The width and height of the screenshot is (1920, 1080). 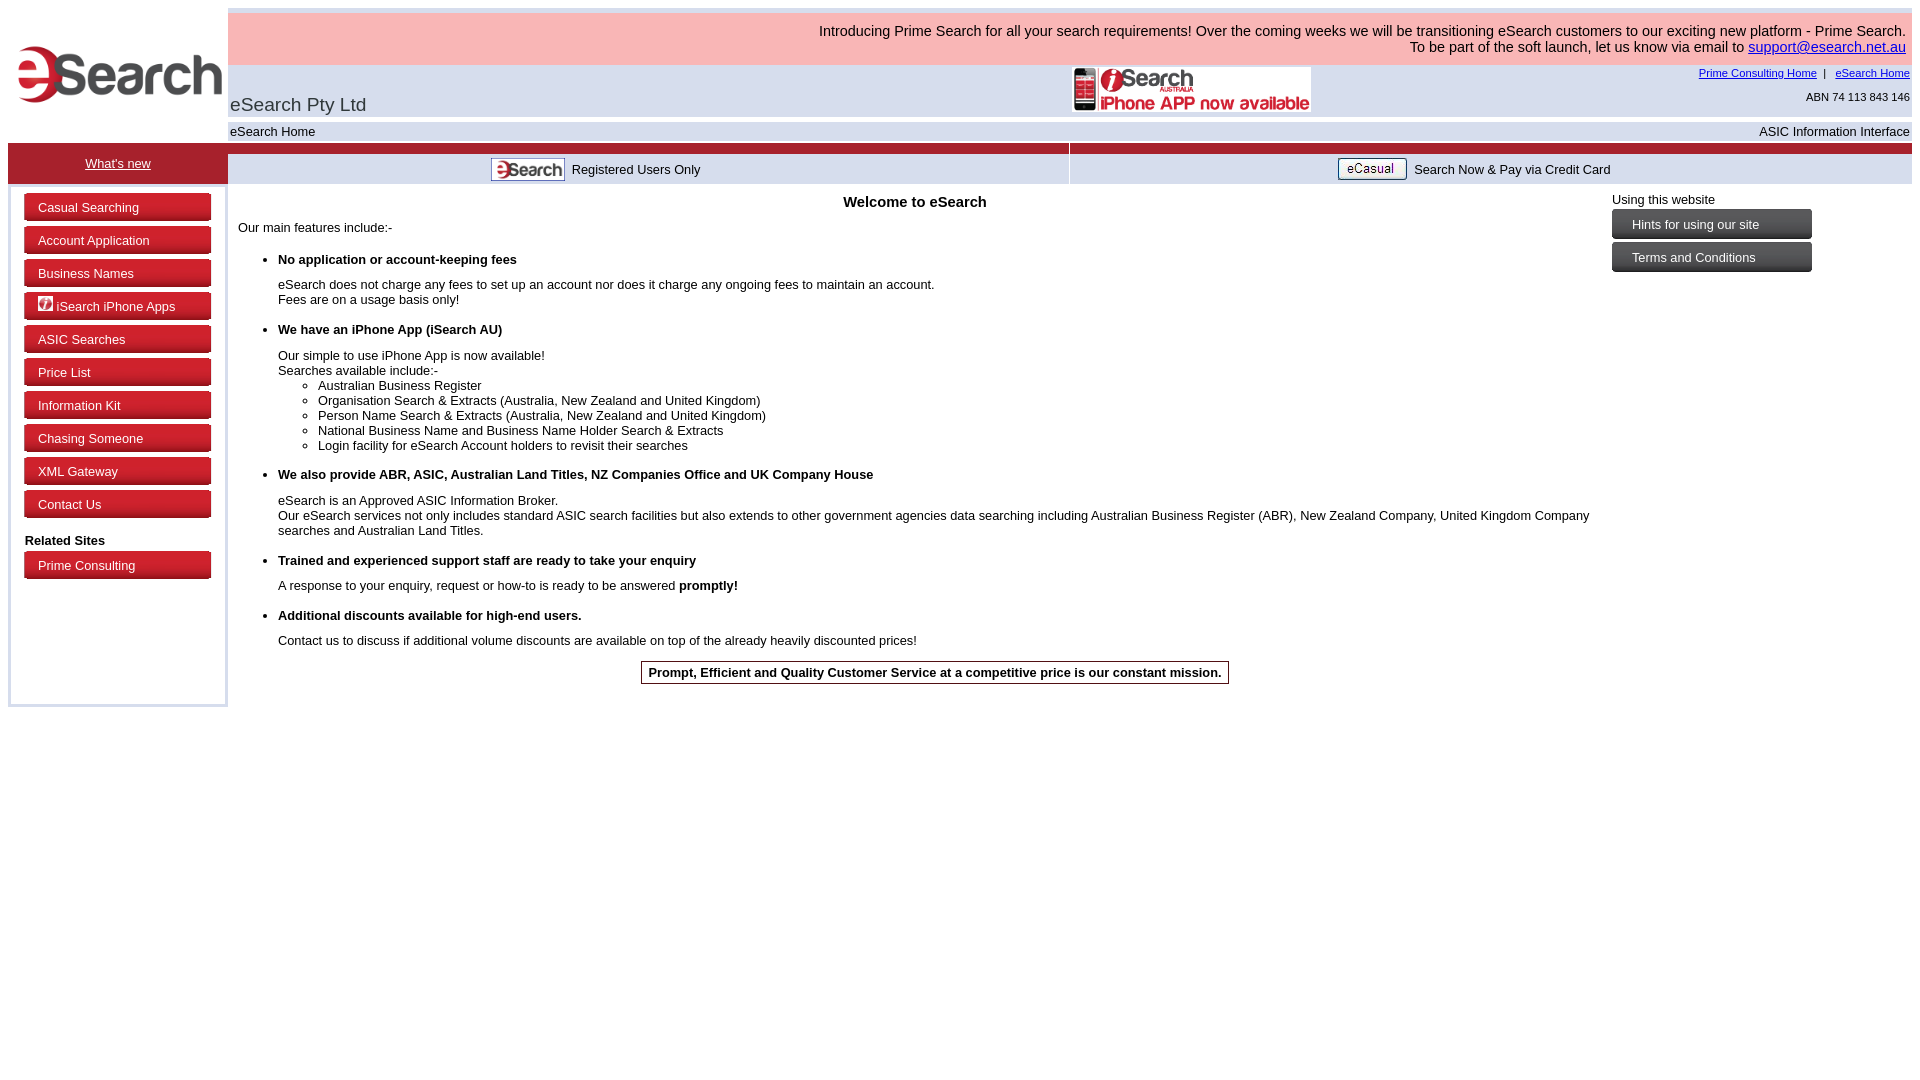 What do you see at coordinates (118, 565) in the screenshot?
I see `'Prime Consulting'` at bounding box center [118, 565].